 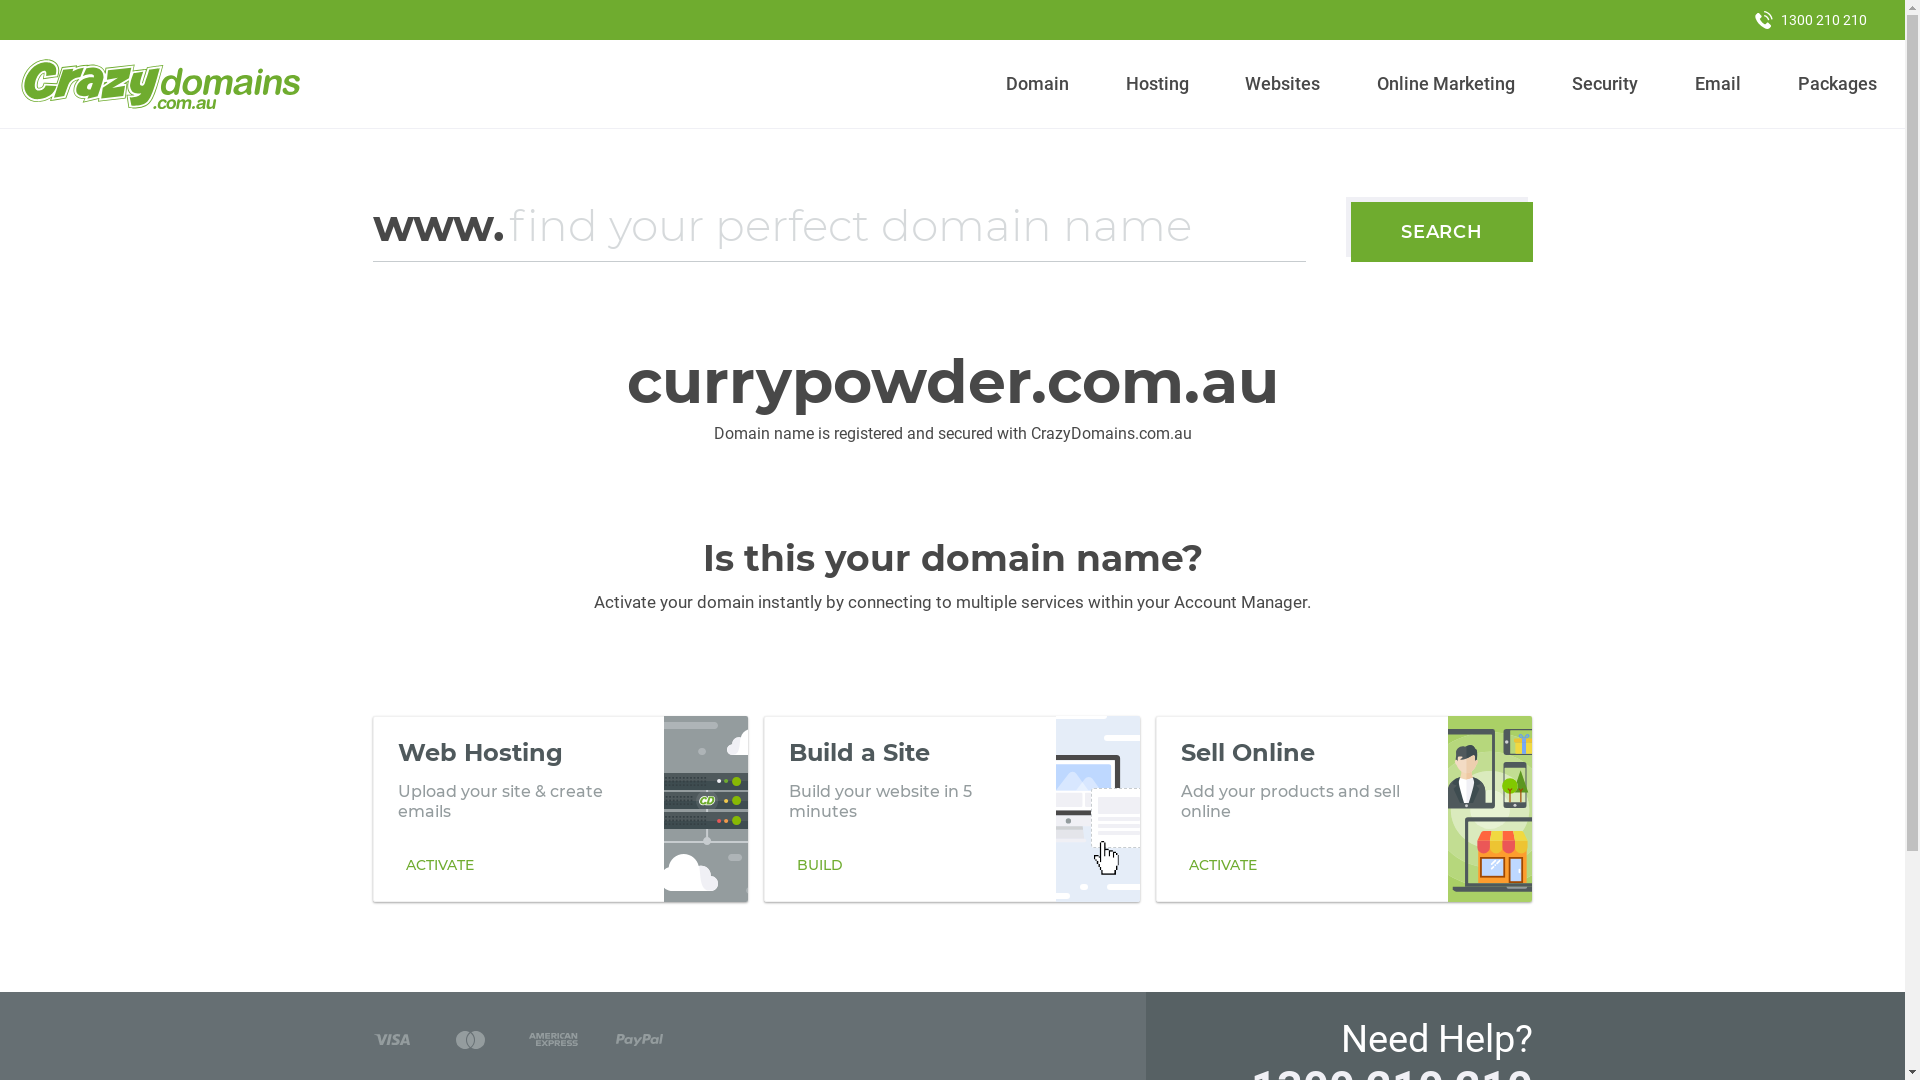 What do you see at coordinates (1789, 83) in the screenshot?
I see `'Packages'` at bounding box center [1789, 83].